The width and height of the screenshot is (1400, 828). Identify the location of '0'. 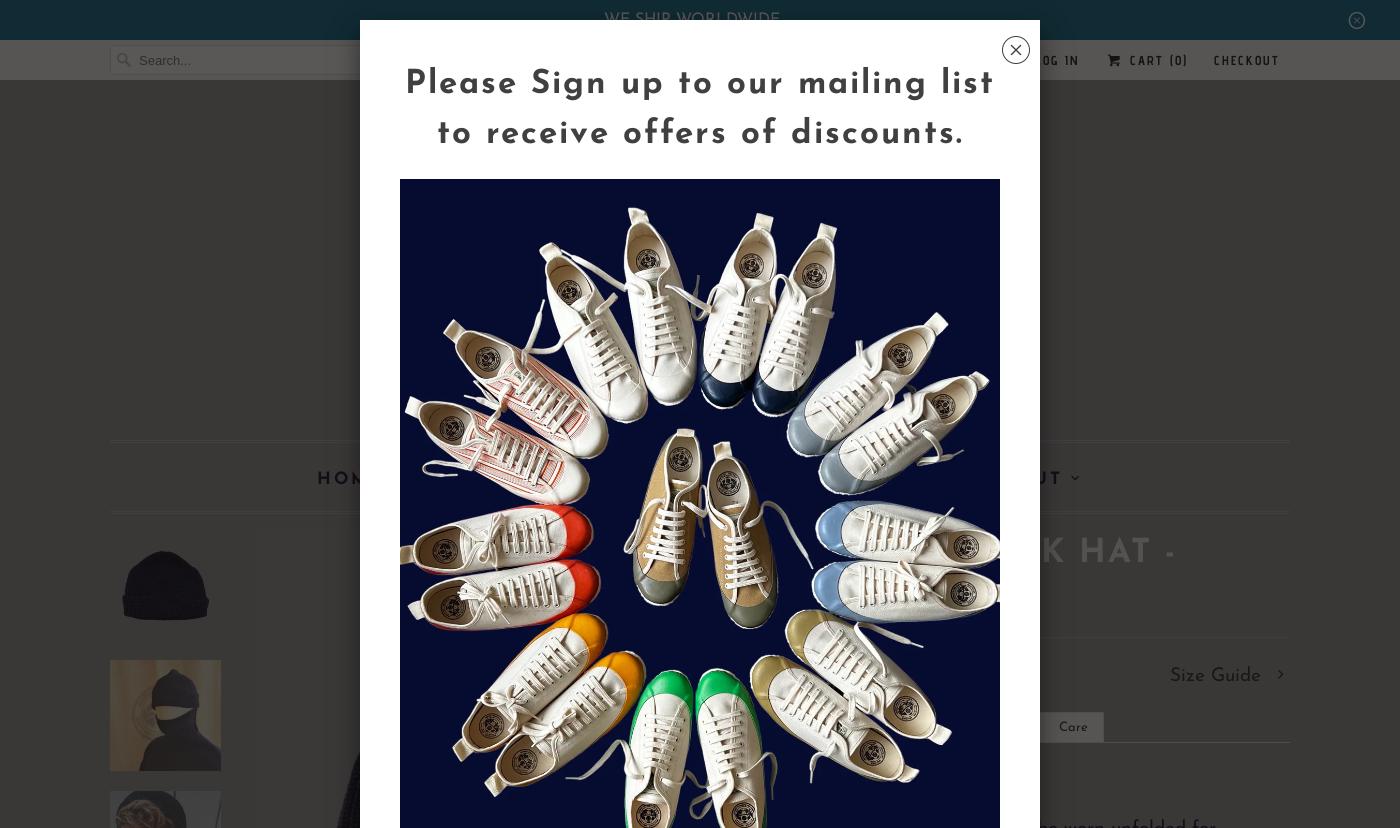
(1178, 59).